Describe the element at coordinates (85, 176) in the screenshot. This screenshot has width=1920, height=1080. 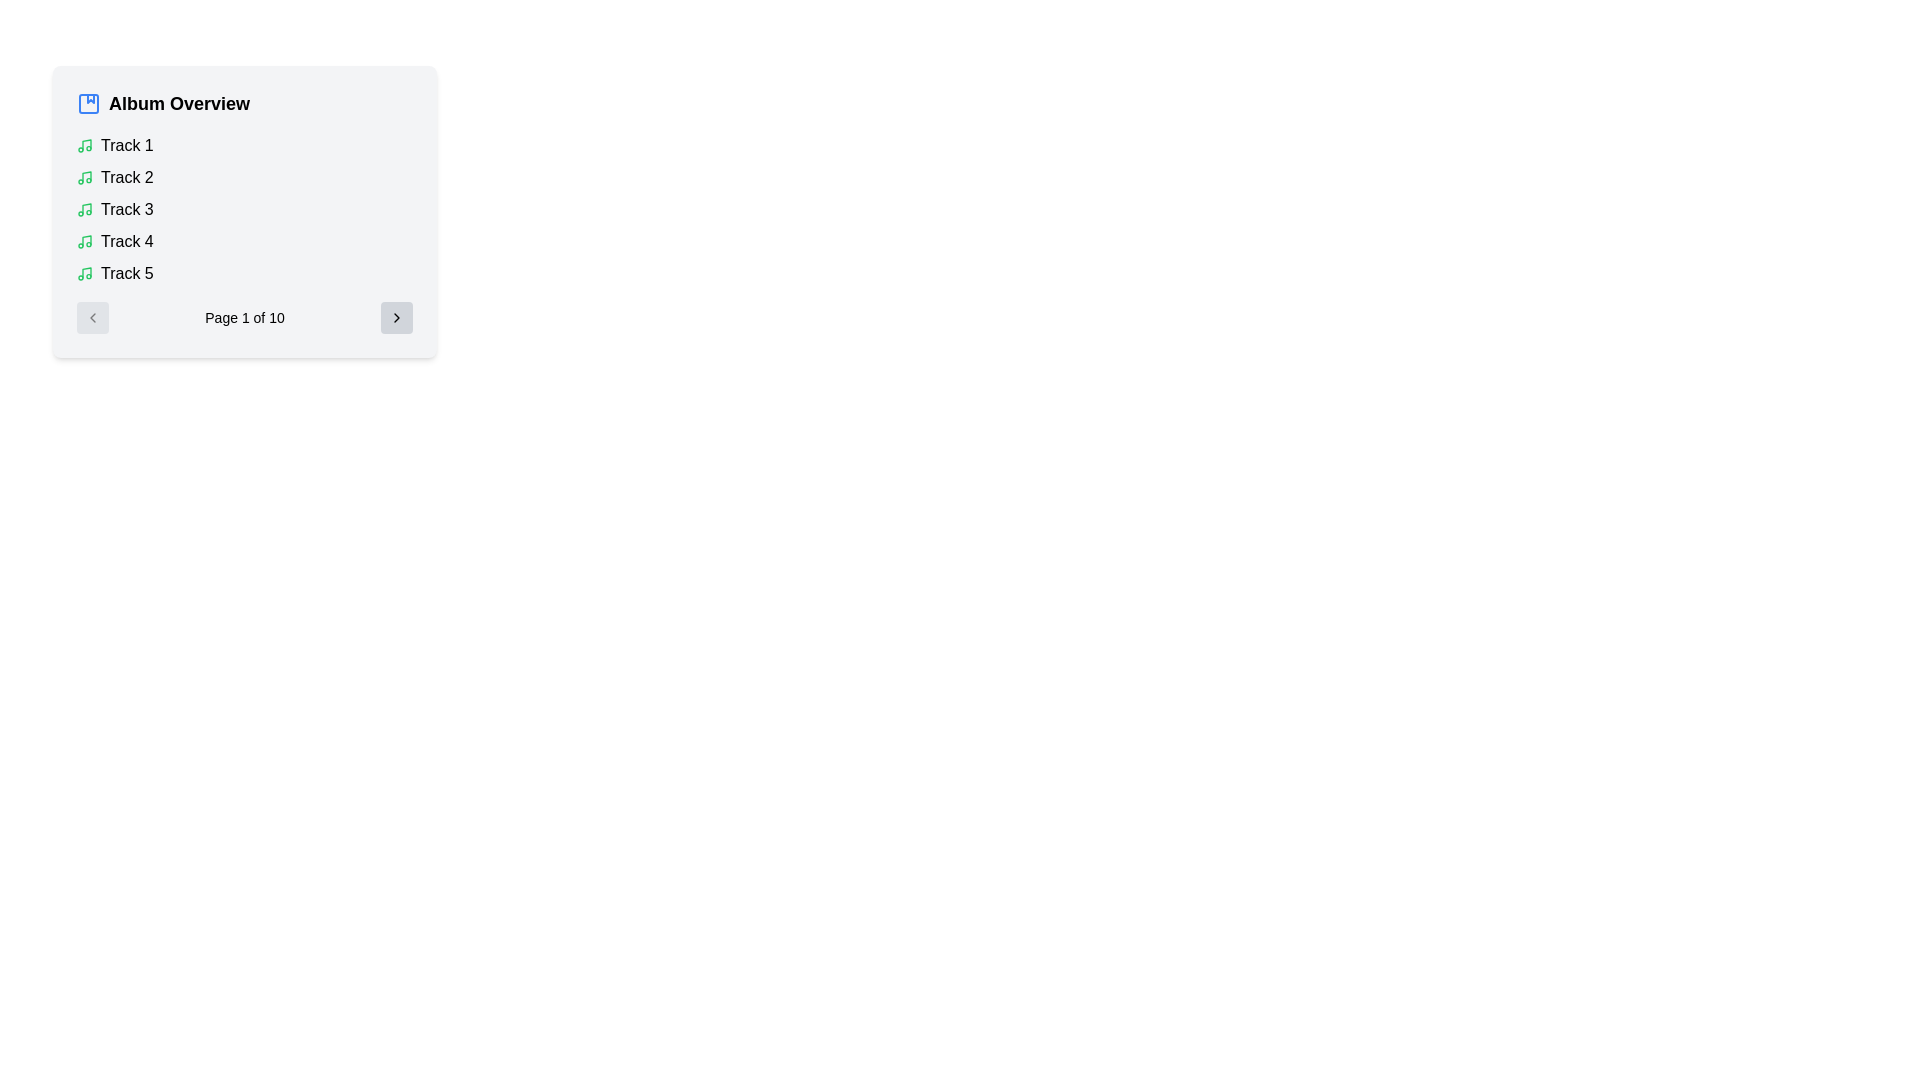
I see `the vertical stem of the music note icon located to the left of the text 'Track 2'` at that location.